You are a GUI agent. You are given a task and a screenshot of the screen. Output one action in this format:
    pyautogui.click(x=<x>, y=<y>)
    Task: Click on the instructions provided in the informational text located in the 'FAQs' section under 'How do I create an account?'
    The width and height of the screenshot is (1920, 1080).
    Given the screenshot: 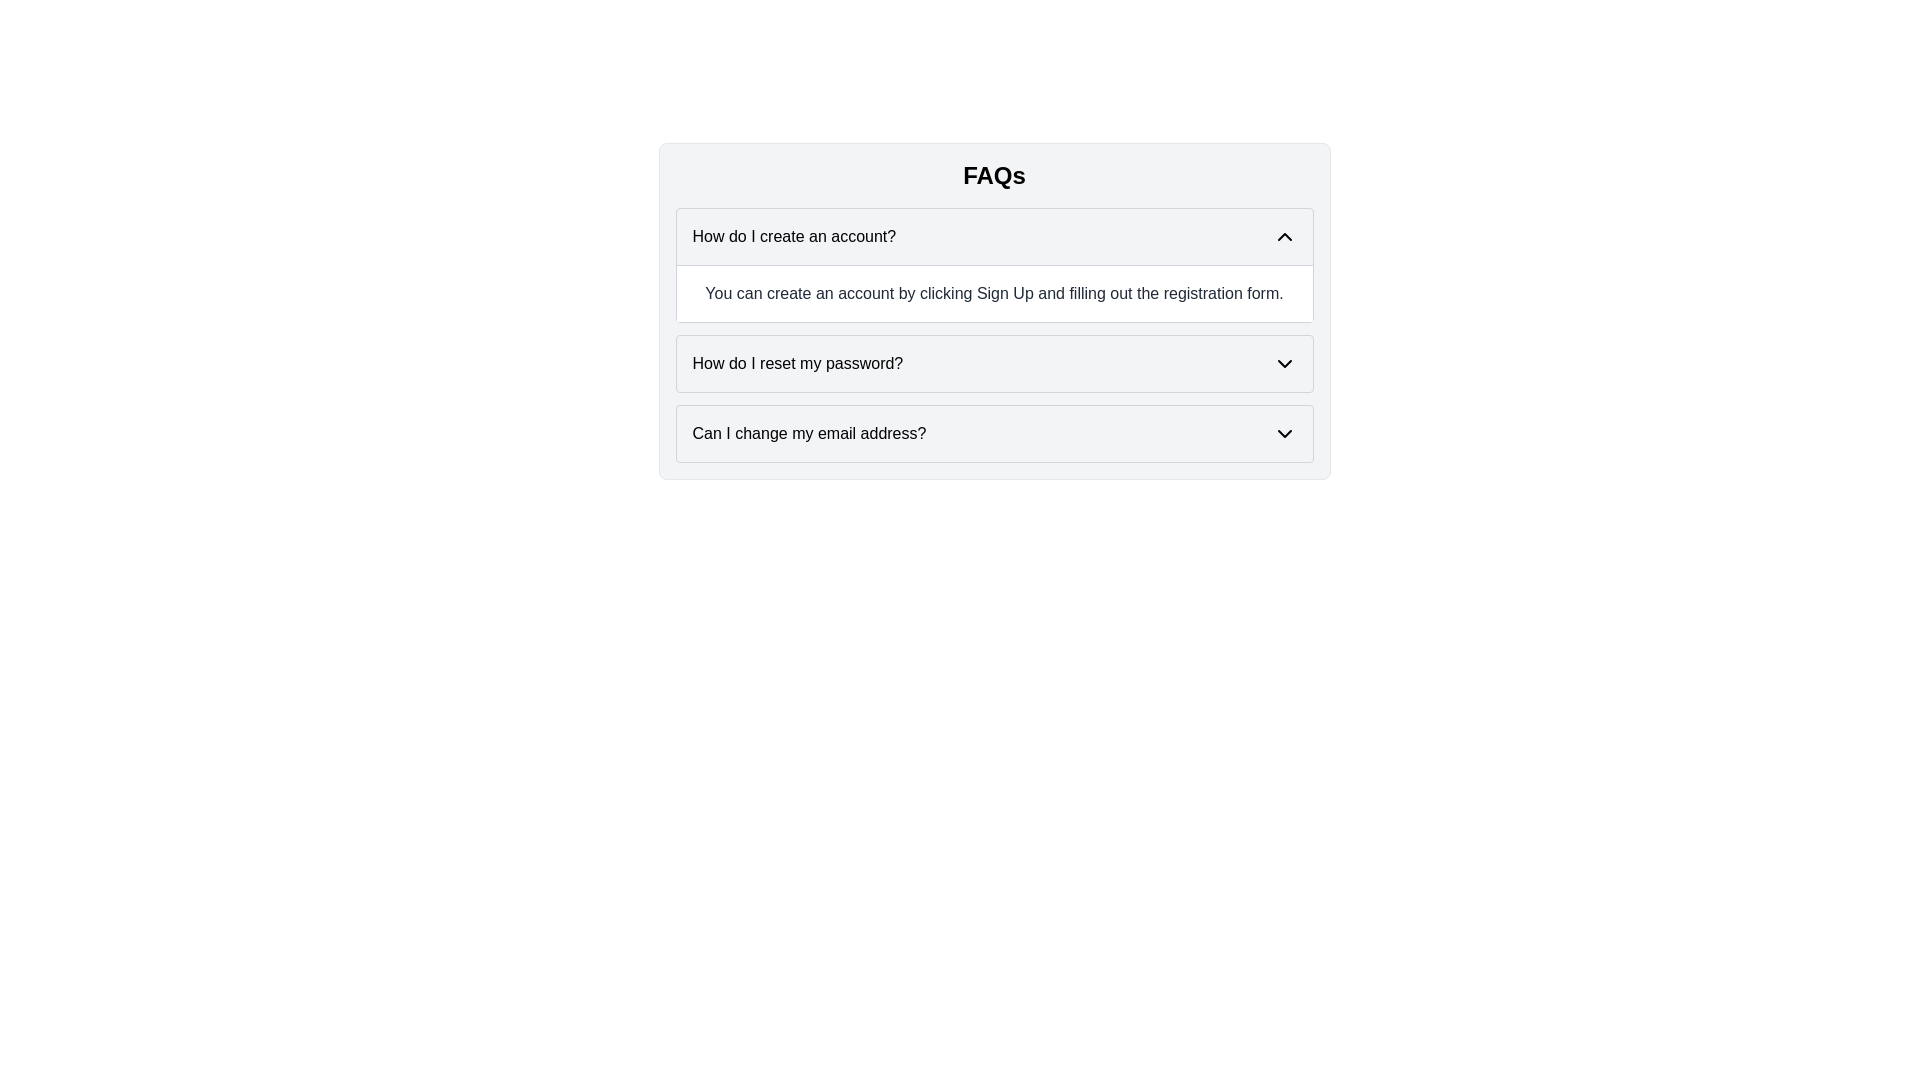 What is the action you would take?
    pyautogui.click(x=994, y=293)
    